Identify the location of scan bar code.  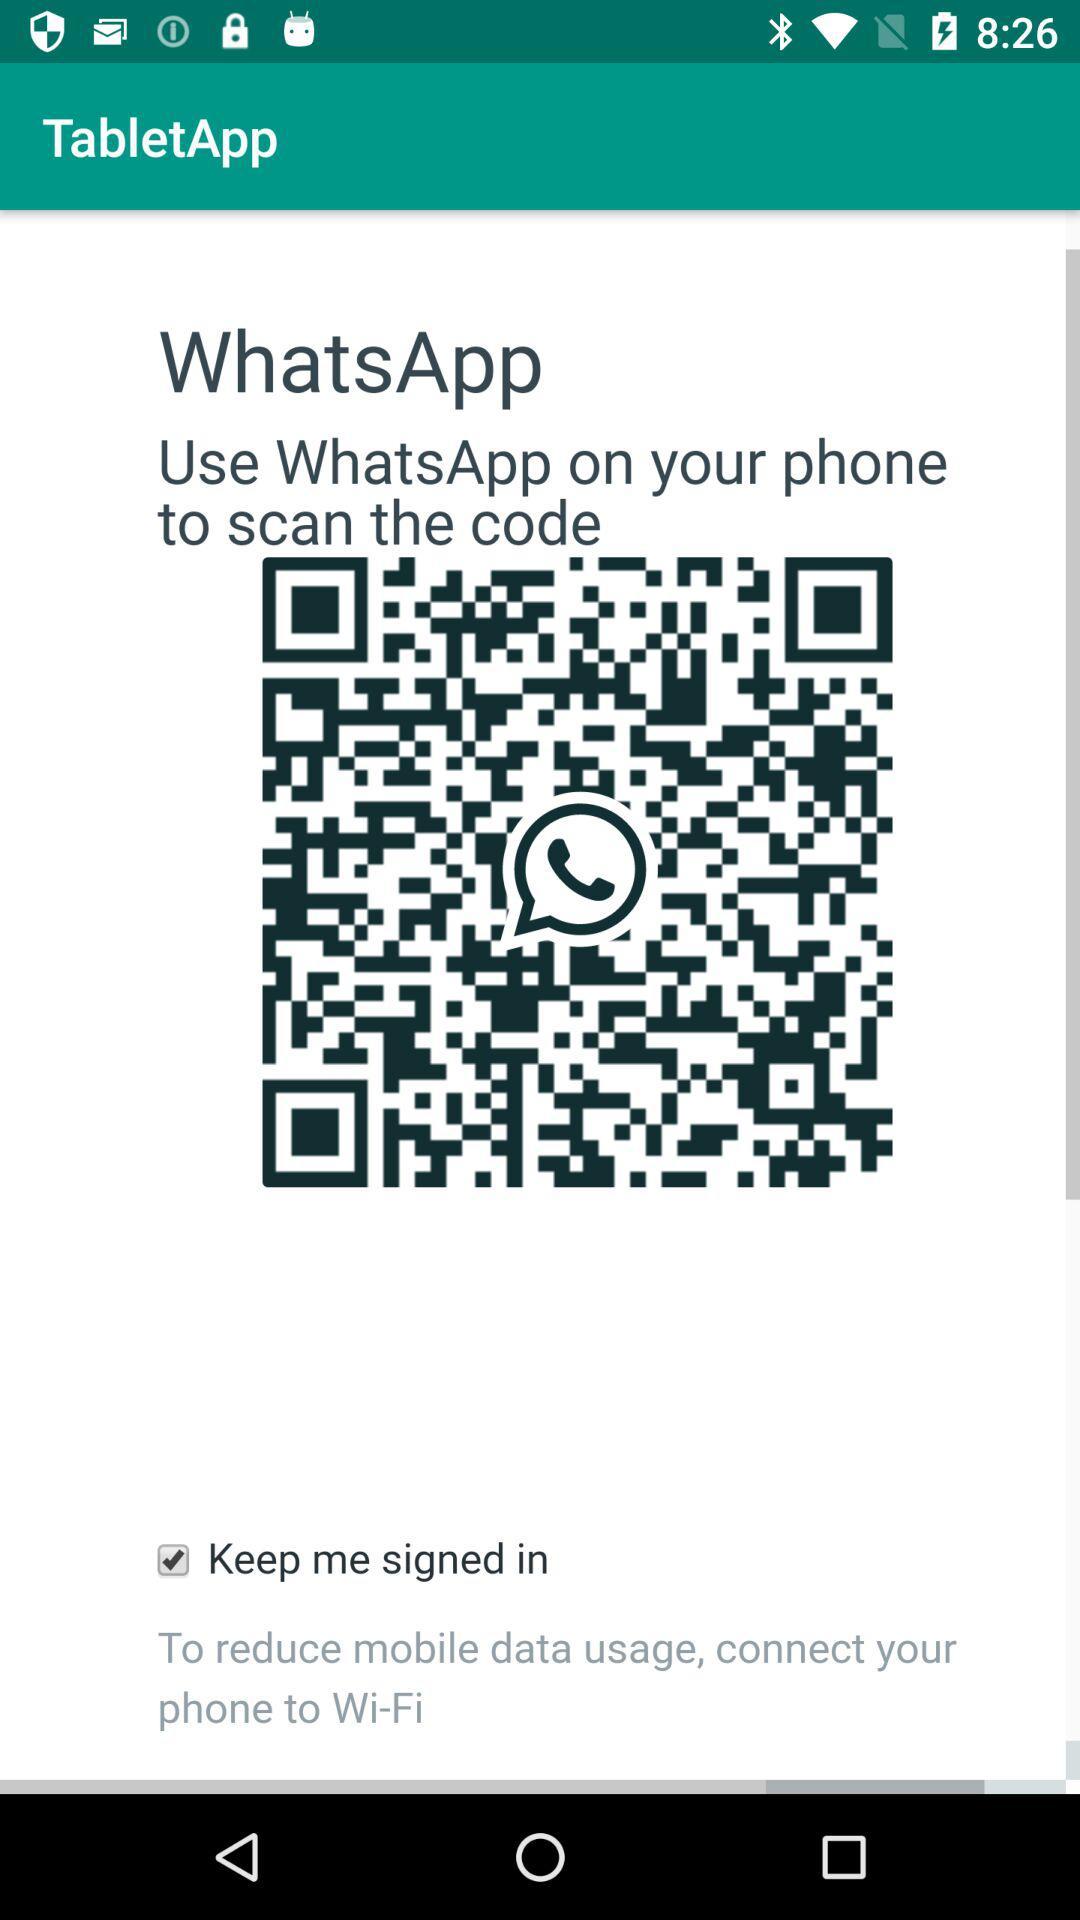
(540, 1002).